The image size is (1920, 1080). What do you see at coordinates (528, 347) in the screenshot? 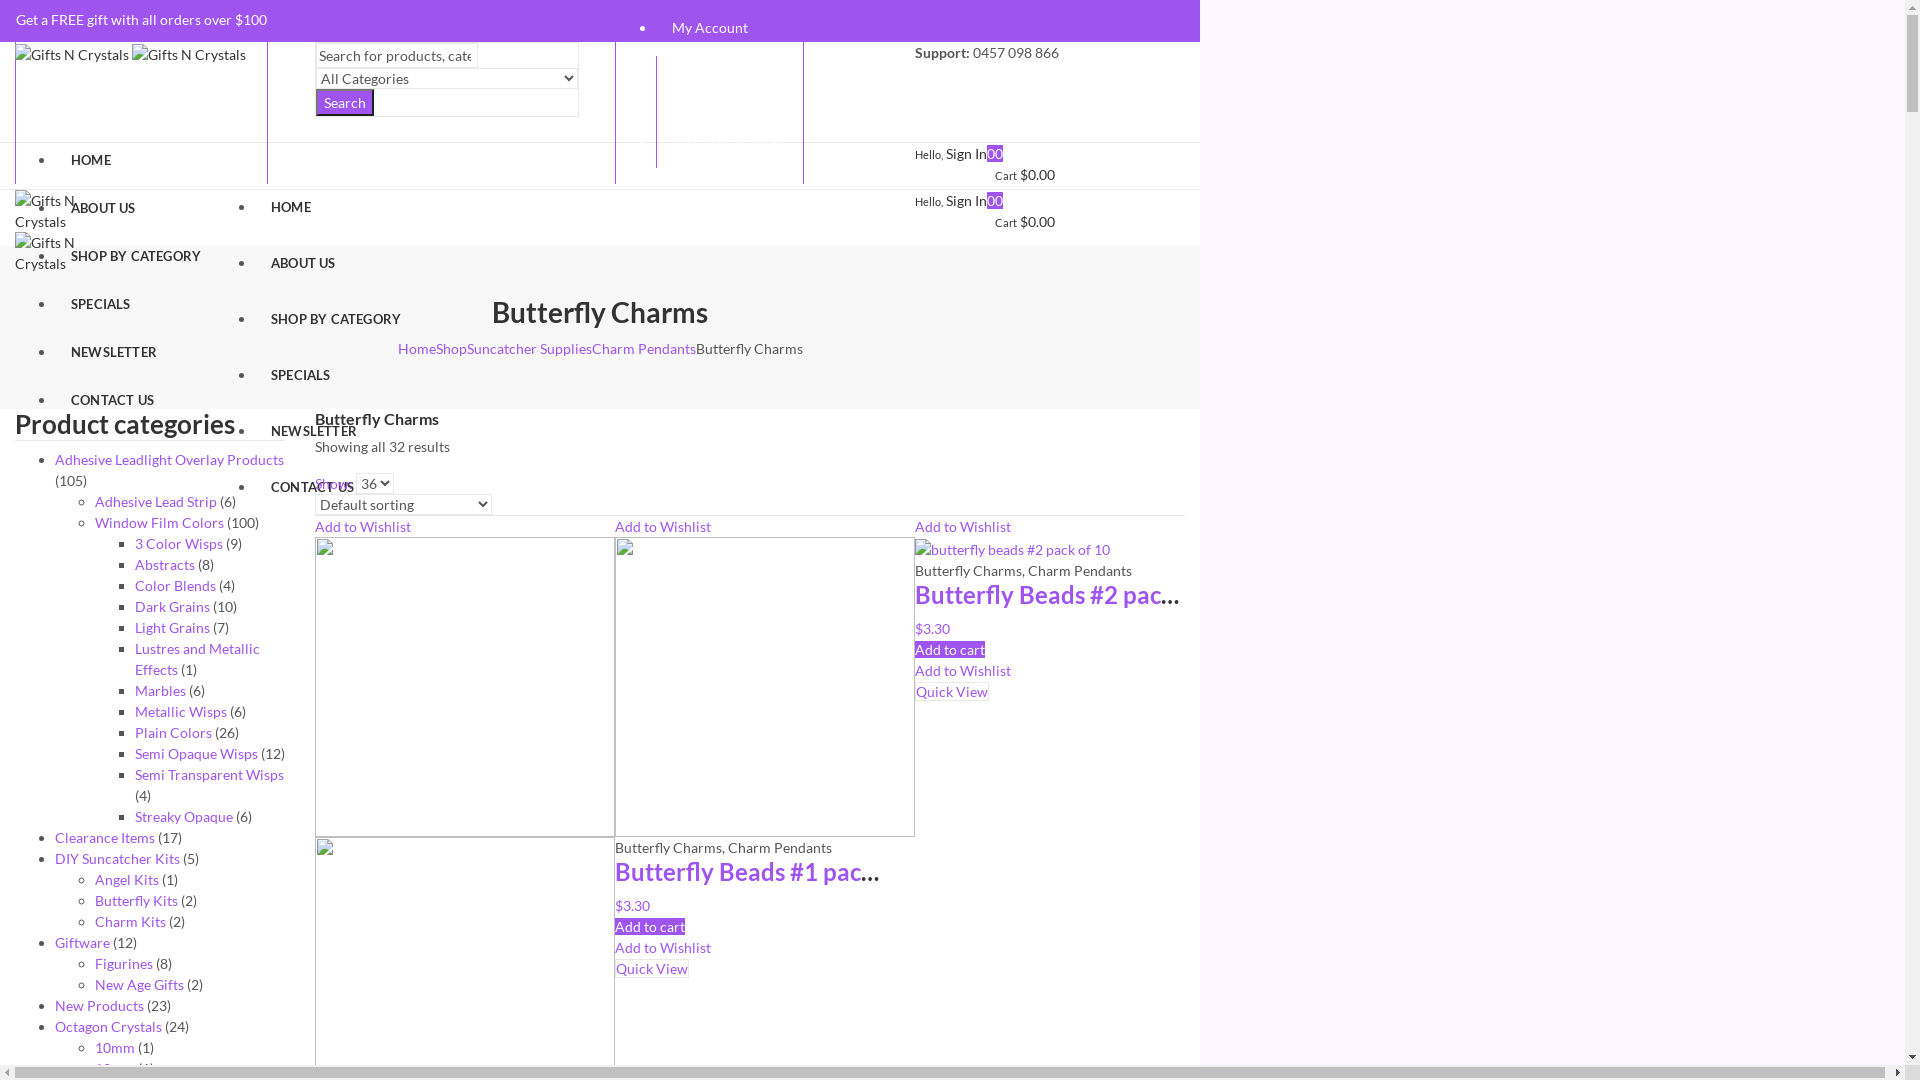
I see `'Suncatcher Supplies'` at bounding box center [528, 347].